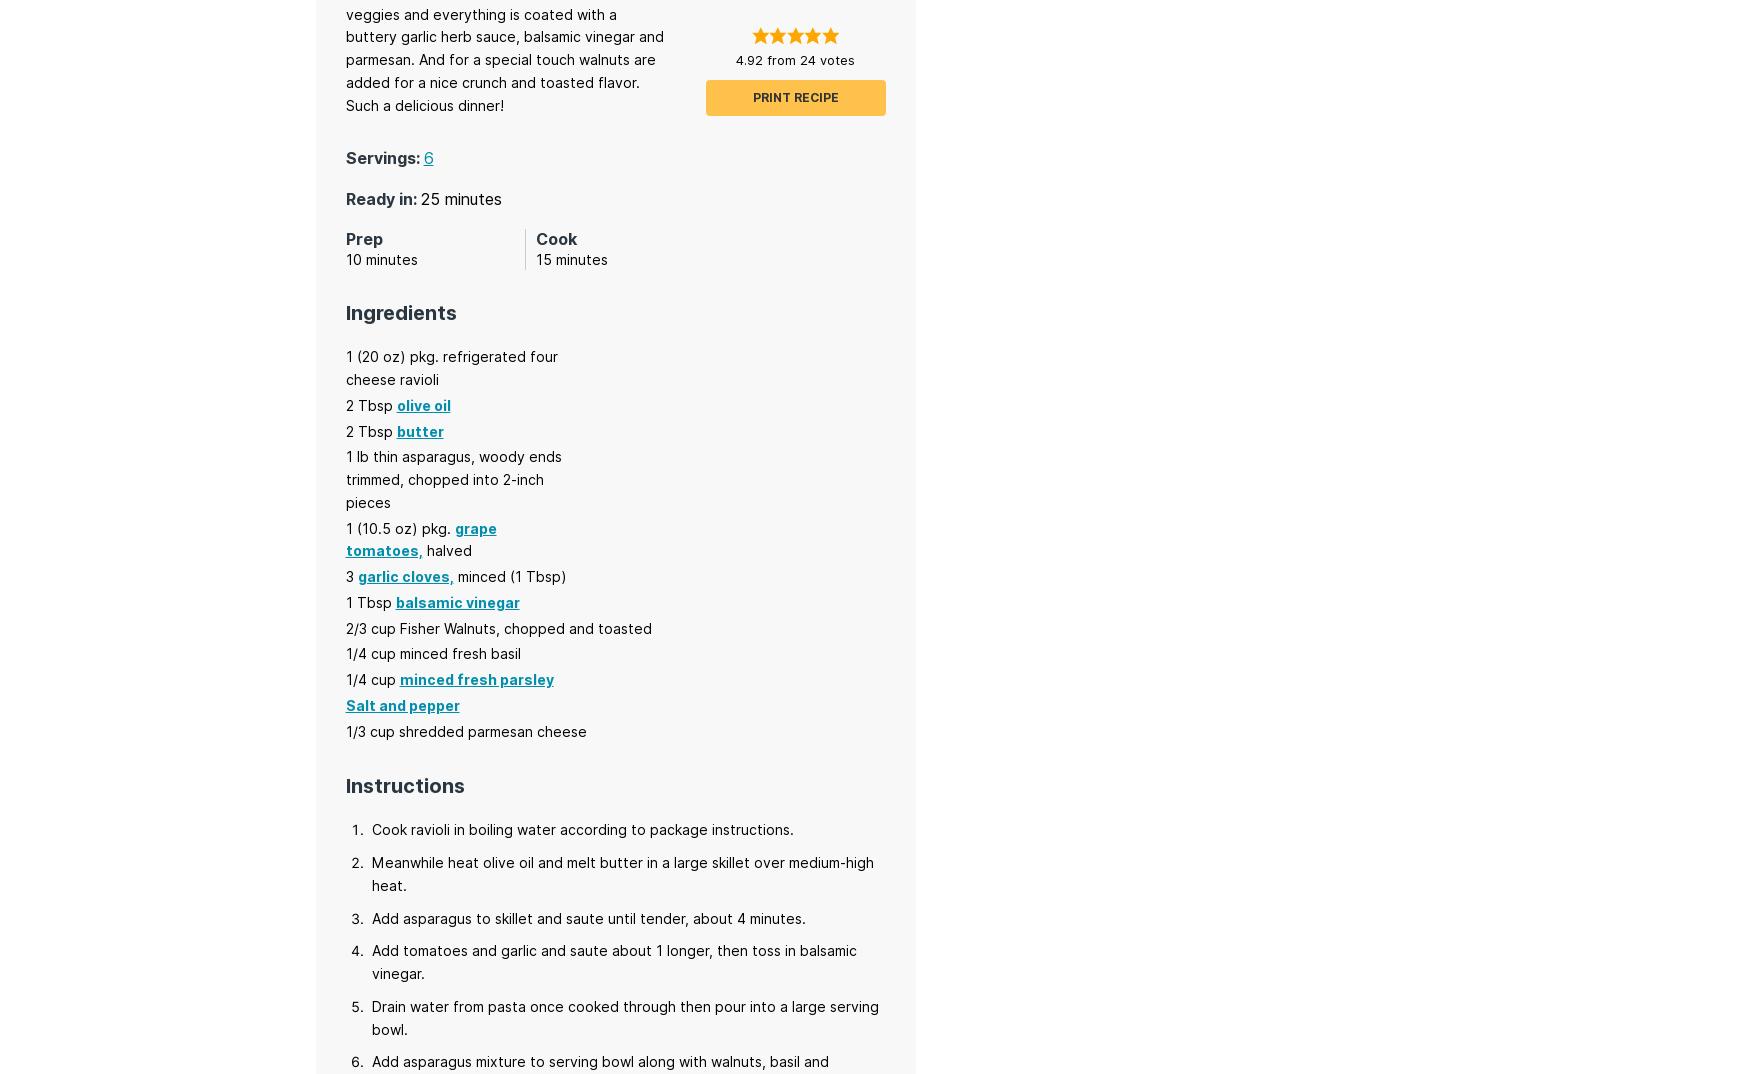  Describe the element at coordinates (576, 627) in the screenshot. I see `'chopped and toasted'` at that location.